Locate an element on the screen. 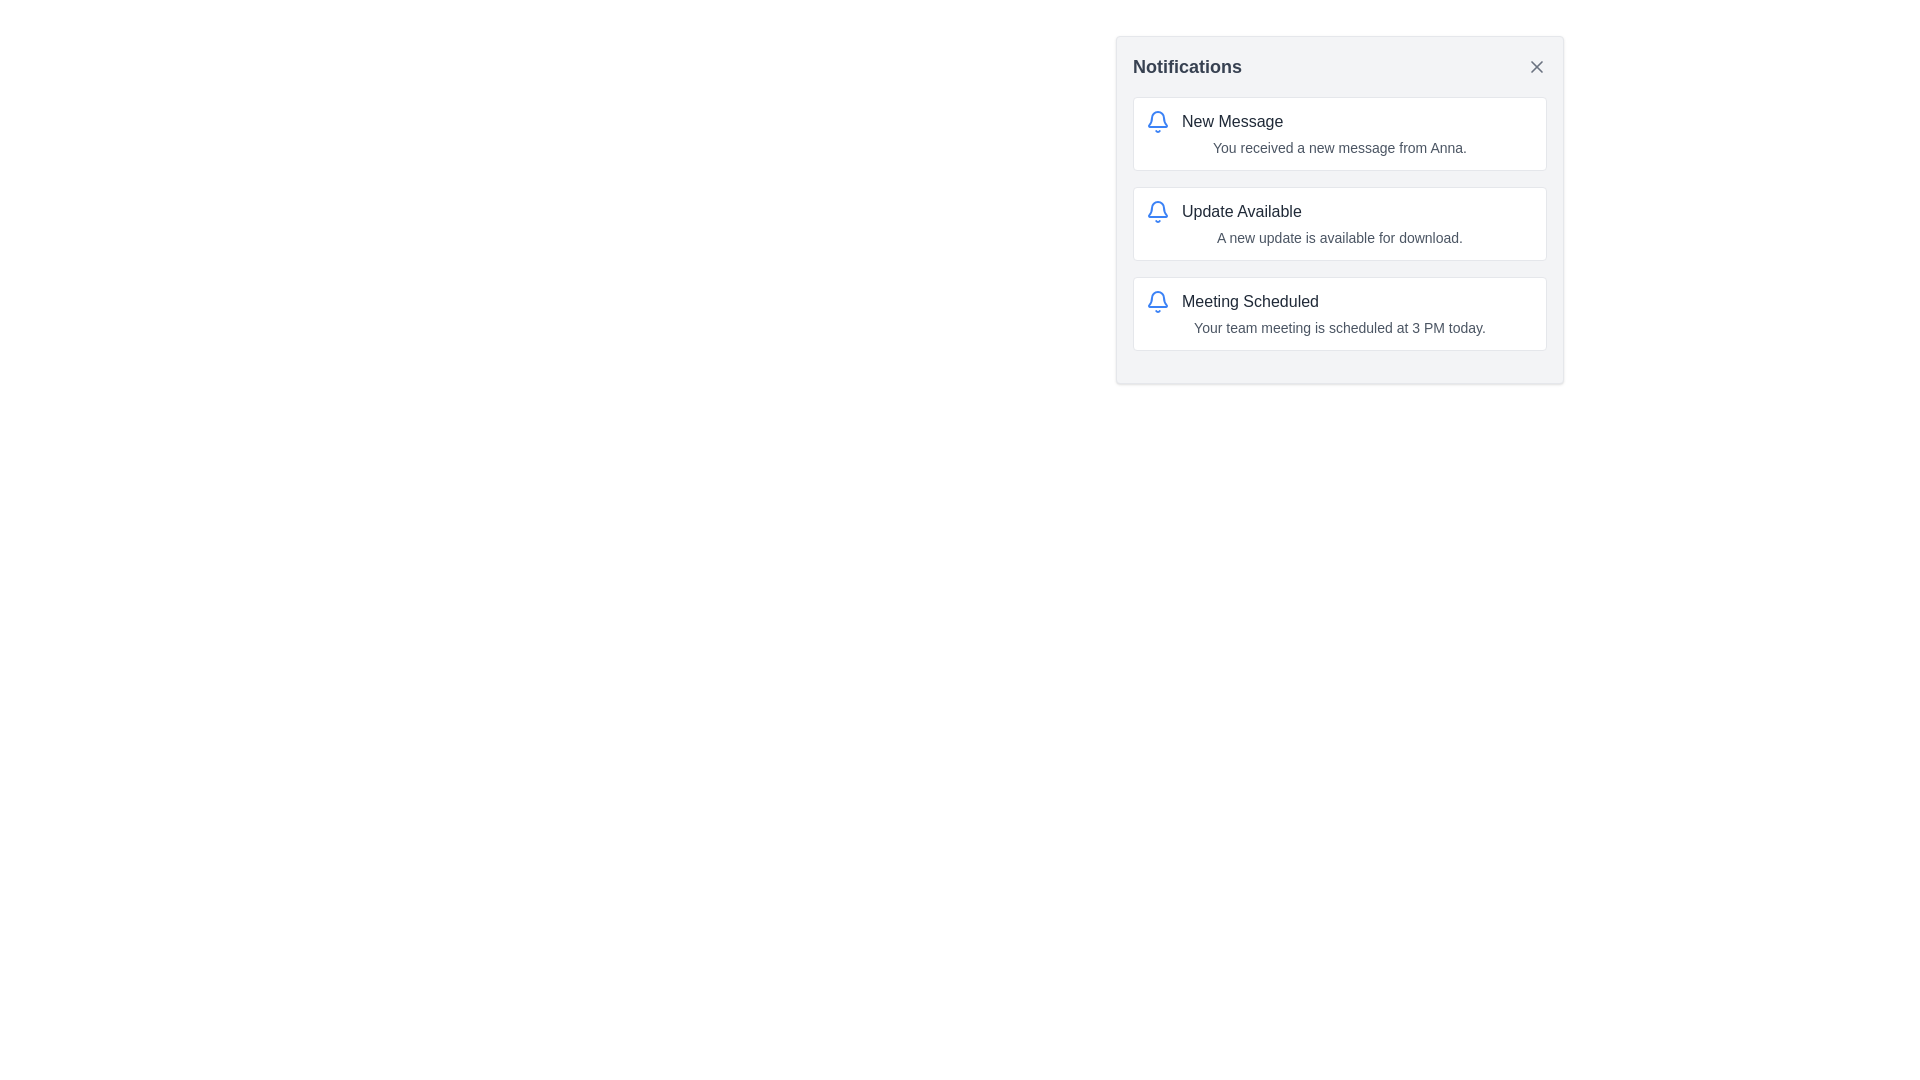  the ringing bell icon located in the right sidebar, aligned horizontally with the 'Meeting Scheduled' notification entry is located at coordinates (1157, 299).